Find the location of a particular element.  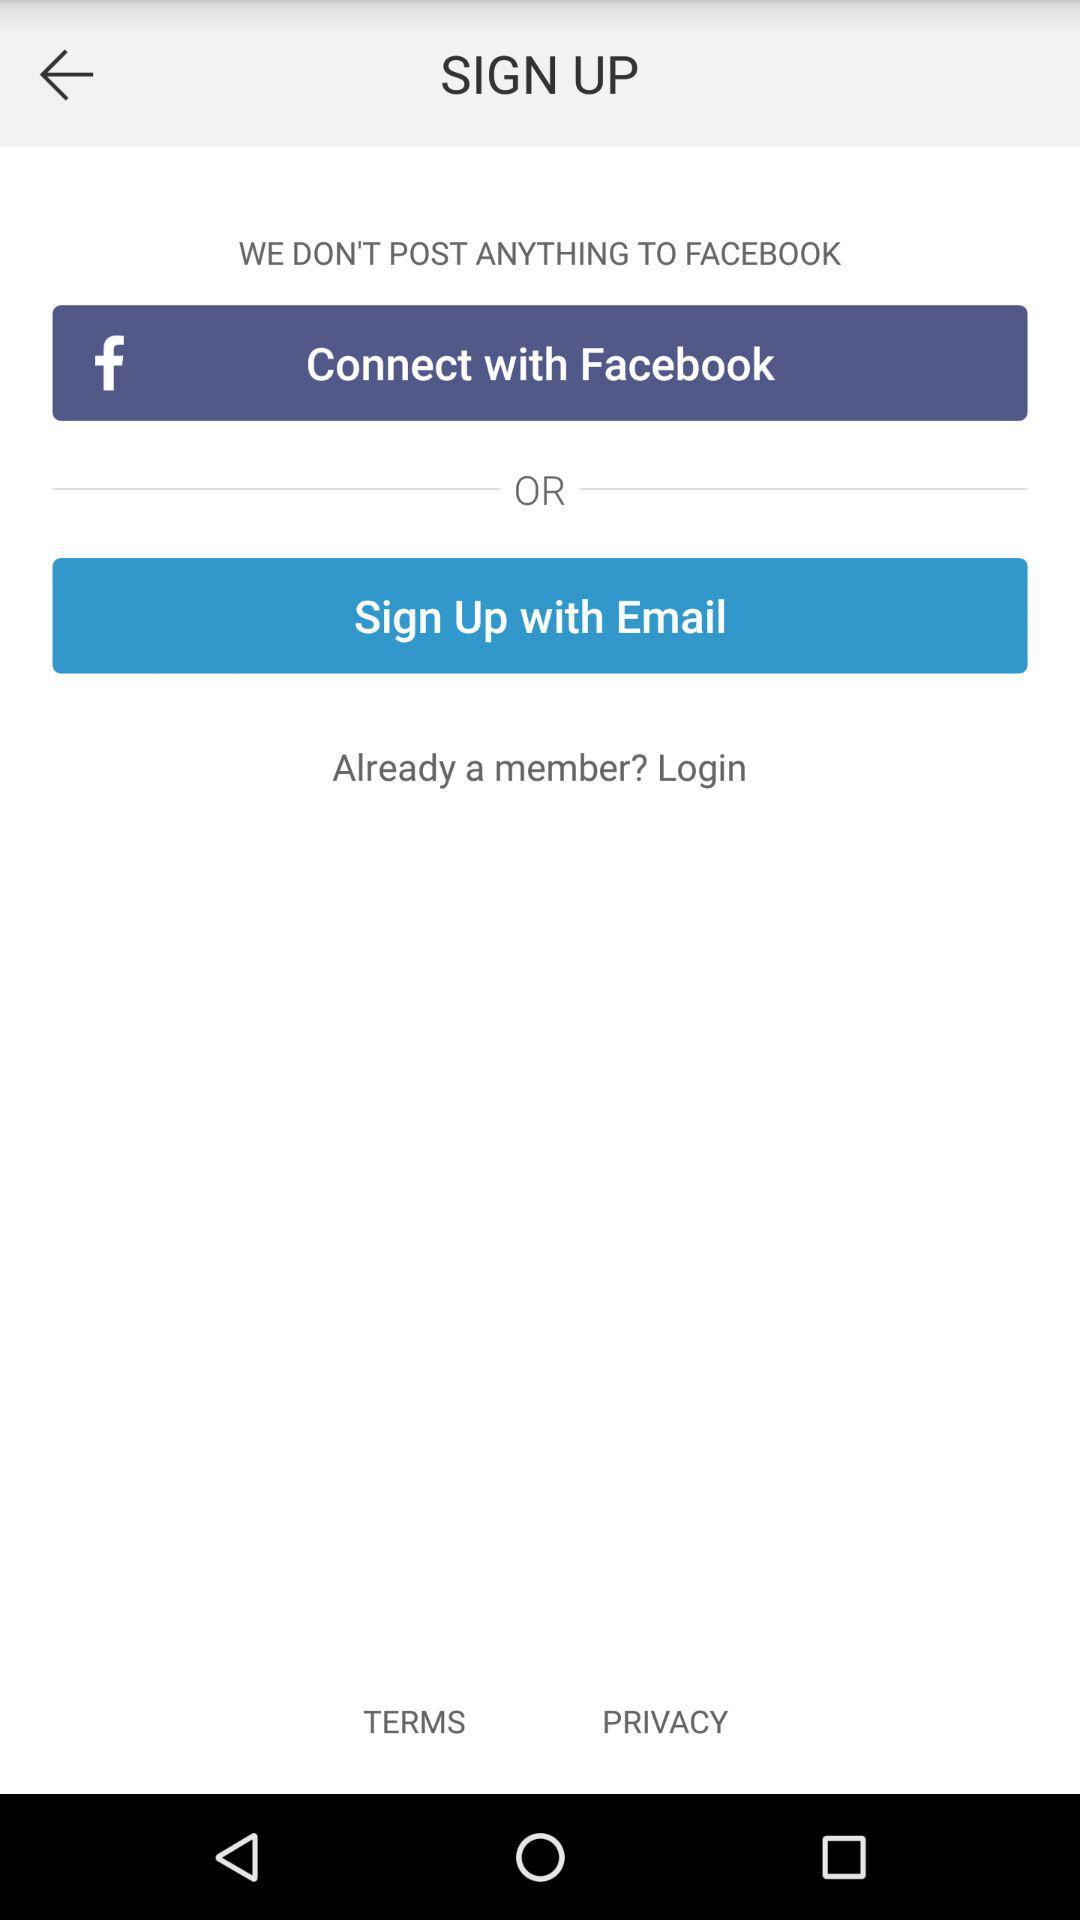

go back is located at coordinates (64, 73).